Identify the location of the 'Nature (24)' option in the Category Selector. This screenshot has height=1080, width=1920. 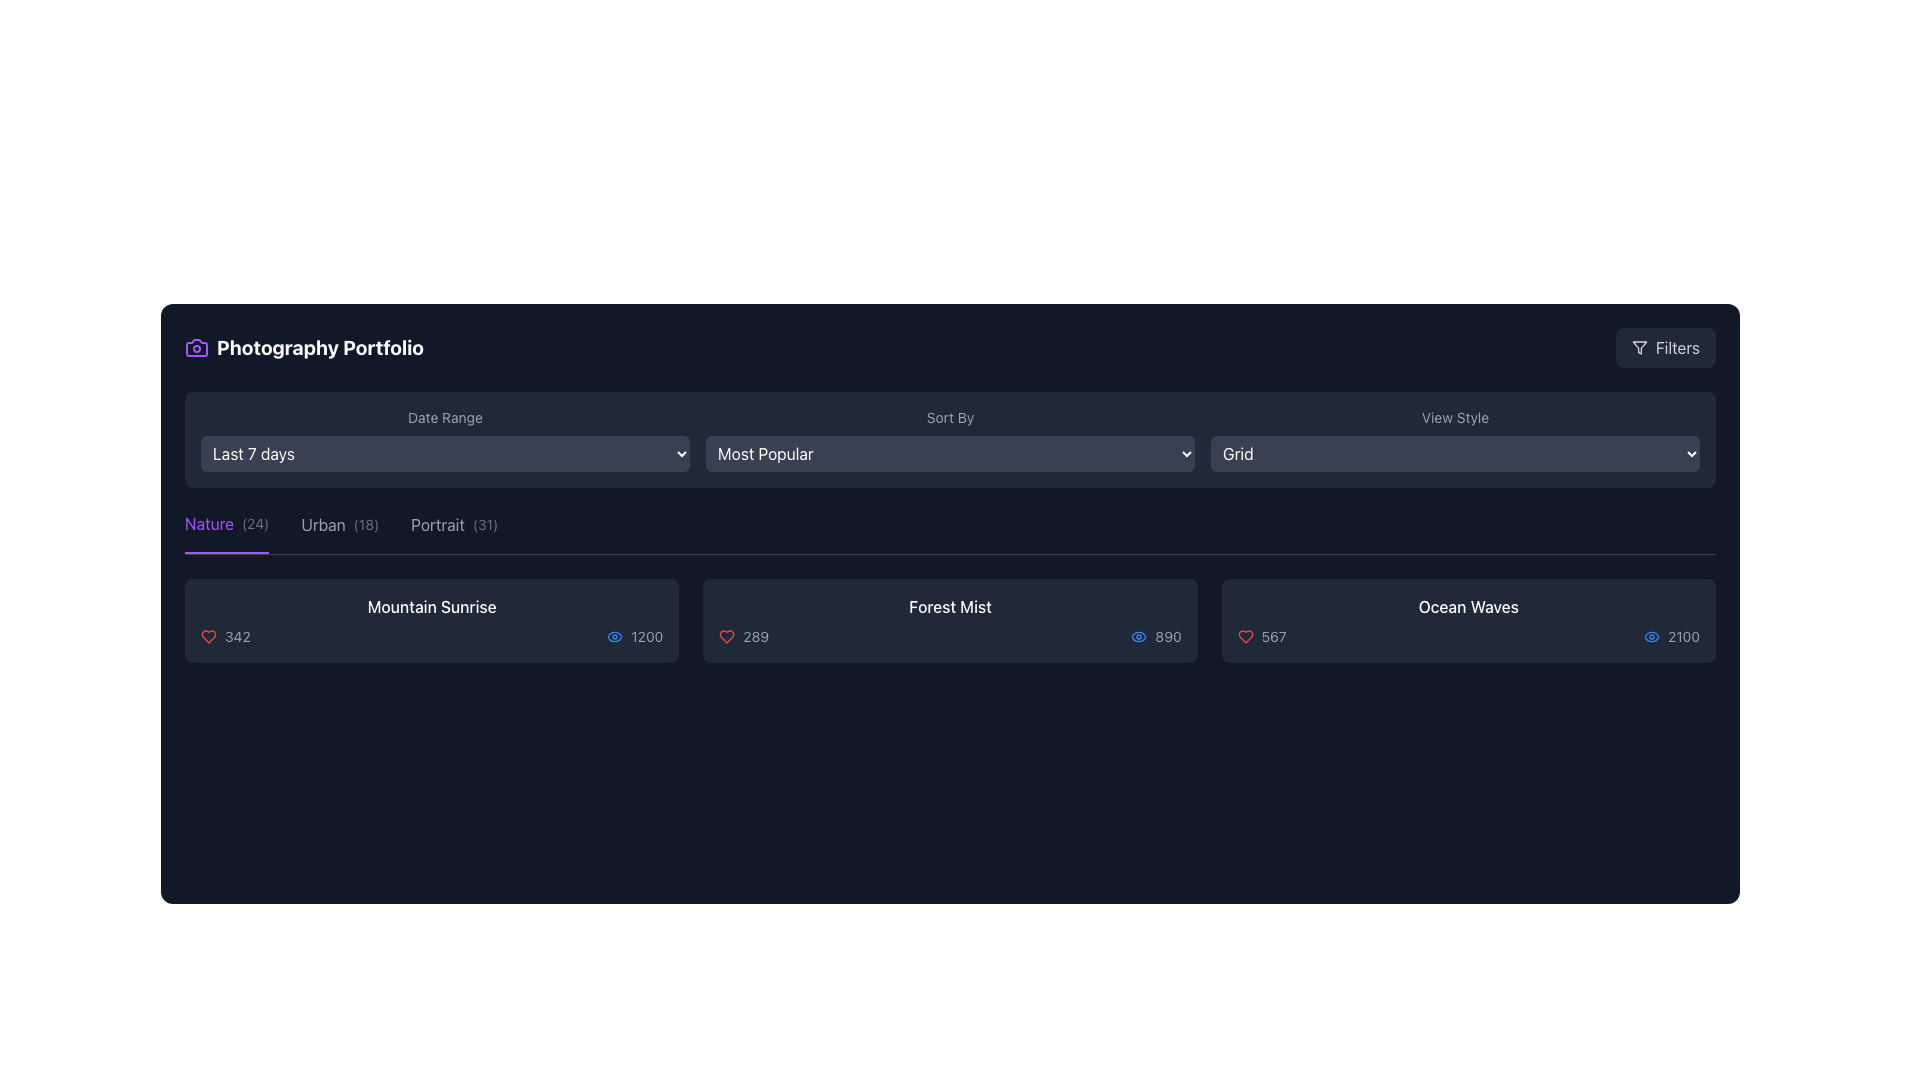
(949, 531).